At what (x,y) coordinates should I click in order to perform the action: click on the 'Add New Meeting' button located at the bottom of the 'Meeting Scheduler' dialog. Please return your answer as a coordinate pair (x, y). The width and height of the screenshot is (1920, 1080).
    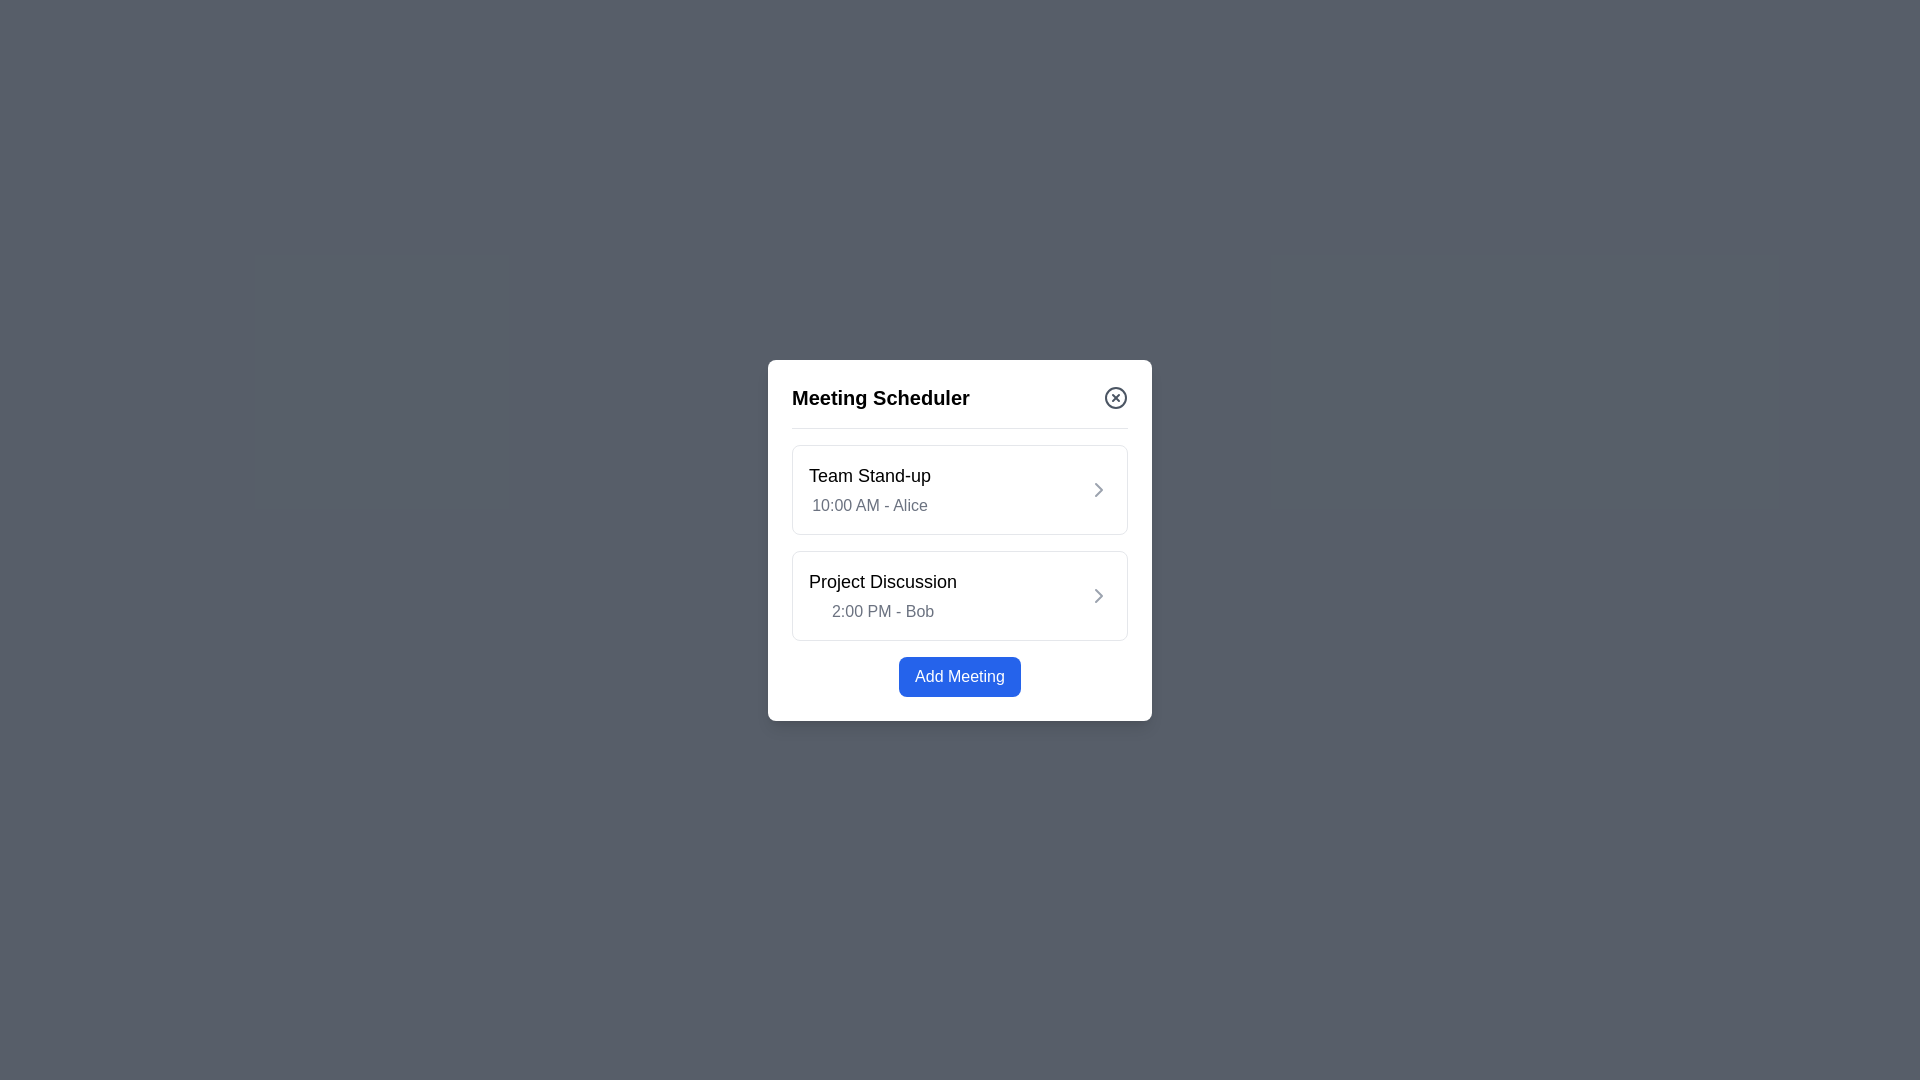
    Looking at the image, I should click on (960, 675).